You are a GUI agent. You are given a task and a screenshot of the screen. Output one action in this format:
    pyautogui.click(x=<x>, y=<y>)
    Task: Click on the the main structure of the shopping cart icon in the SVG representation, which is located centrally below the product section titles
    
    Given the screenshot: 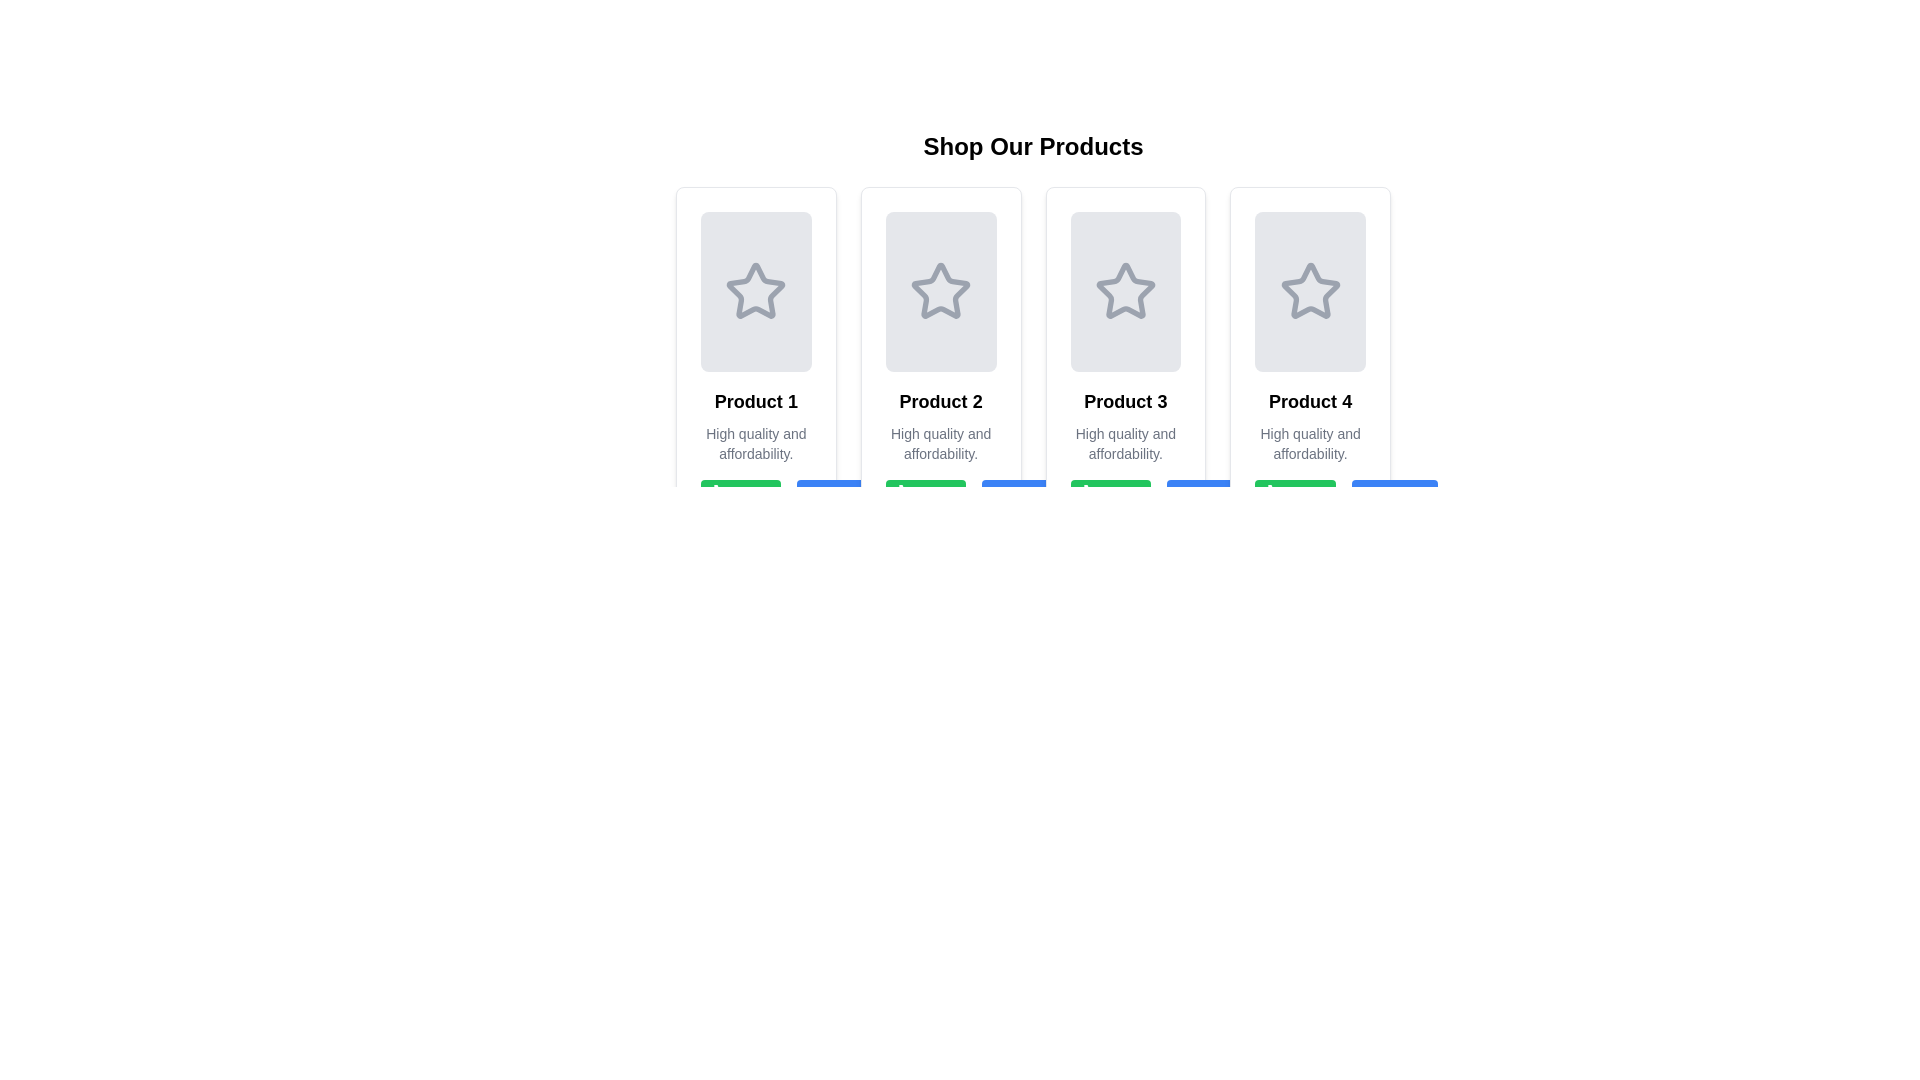 What is the action you would take?
    pyautogui.click(x=908, y=493)
    